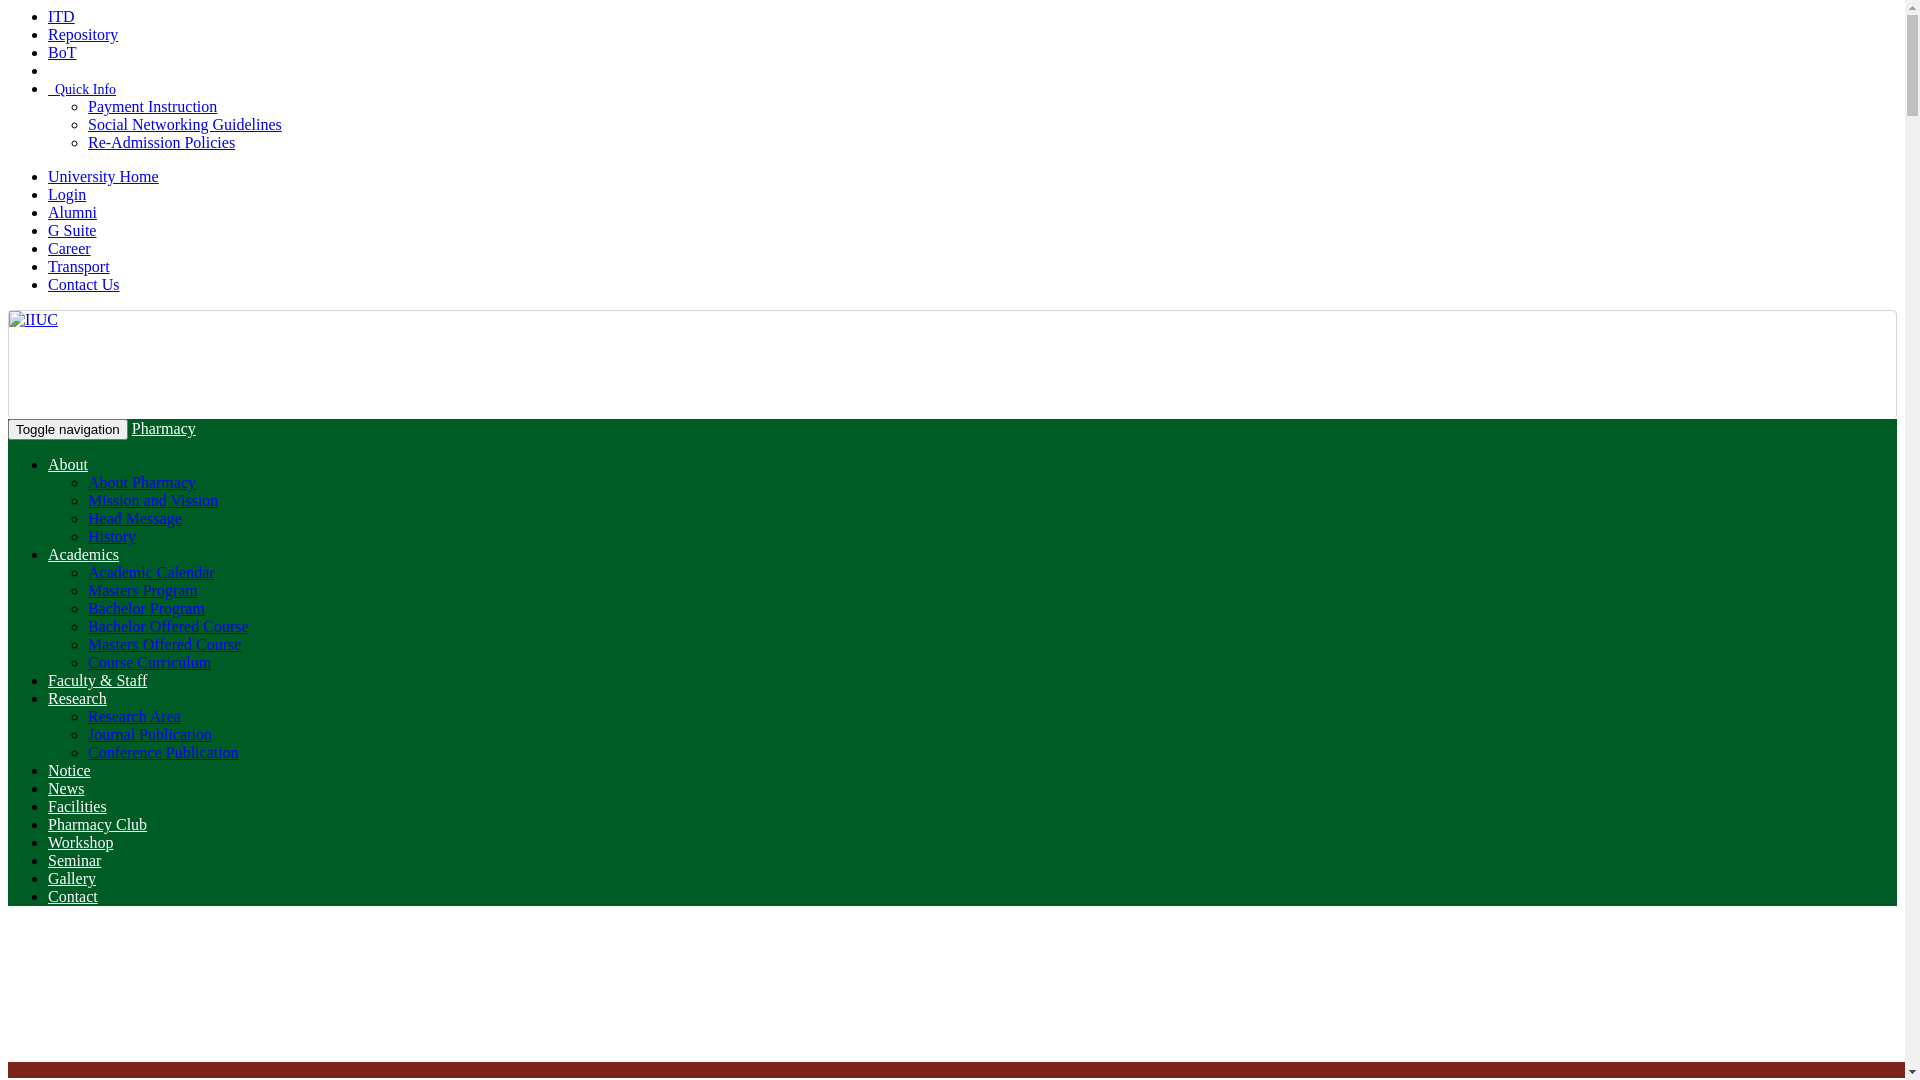  I want to click on 'Repository', so click(81, 34).